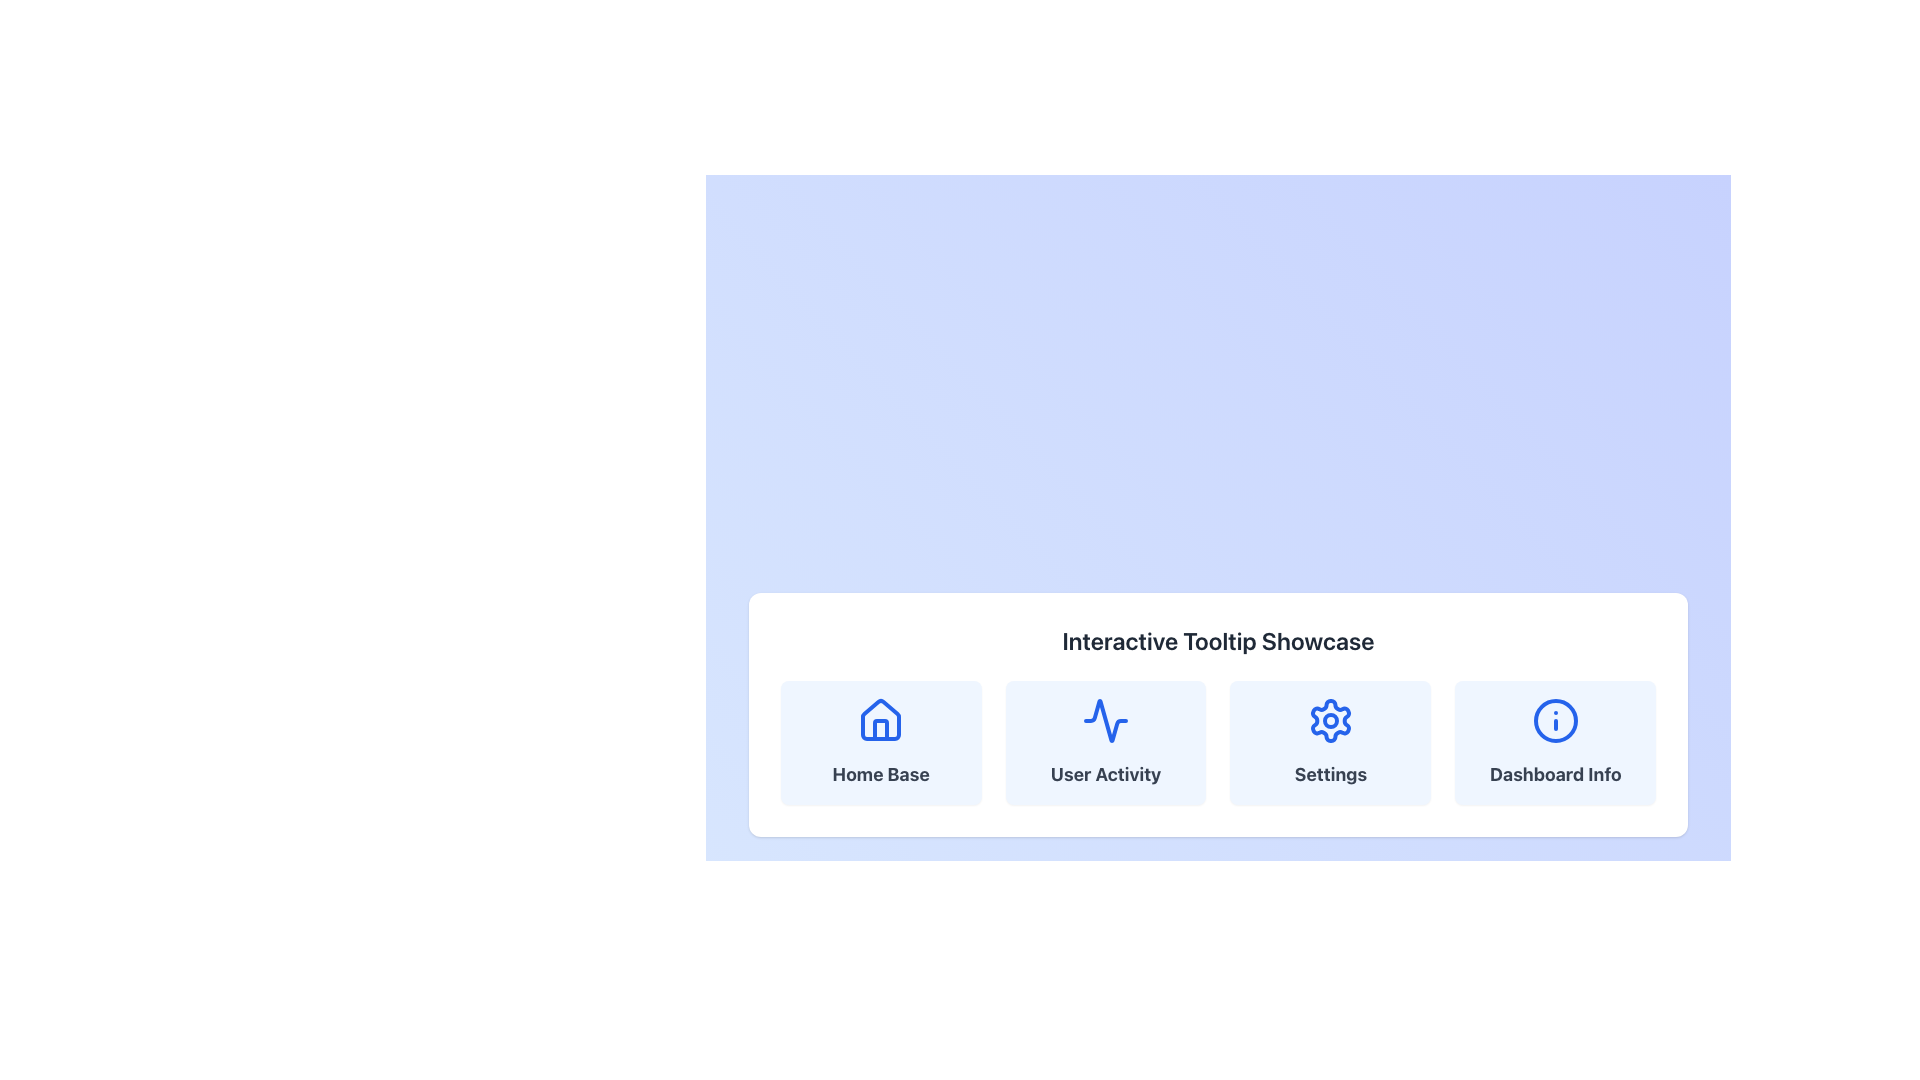  What do you see at coordinates (880, 720) in the screenshot?
I see `the stylized house icon located in the first segment of the menu items at the bottom of the interface, which is directly above the 'Home Base' label` at bounding box center [880, 720].